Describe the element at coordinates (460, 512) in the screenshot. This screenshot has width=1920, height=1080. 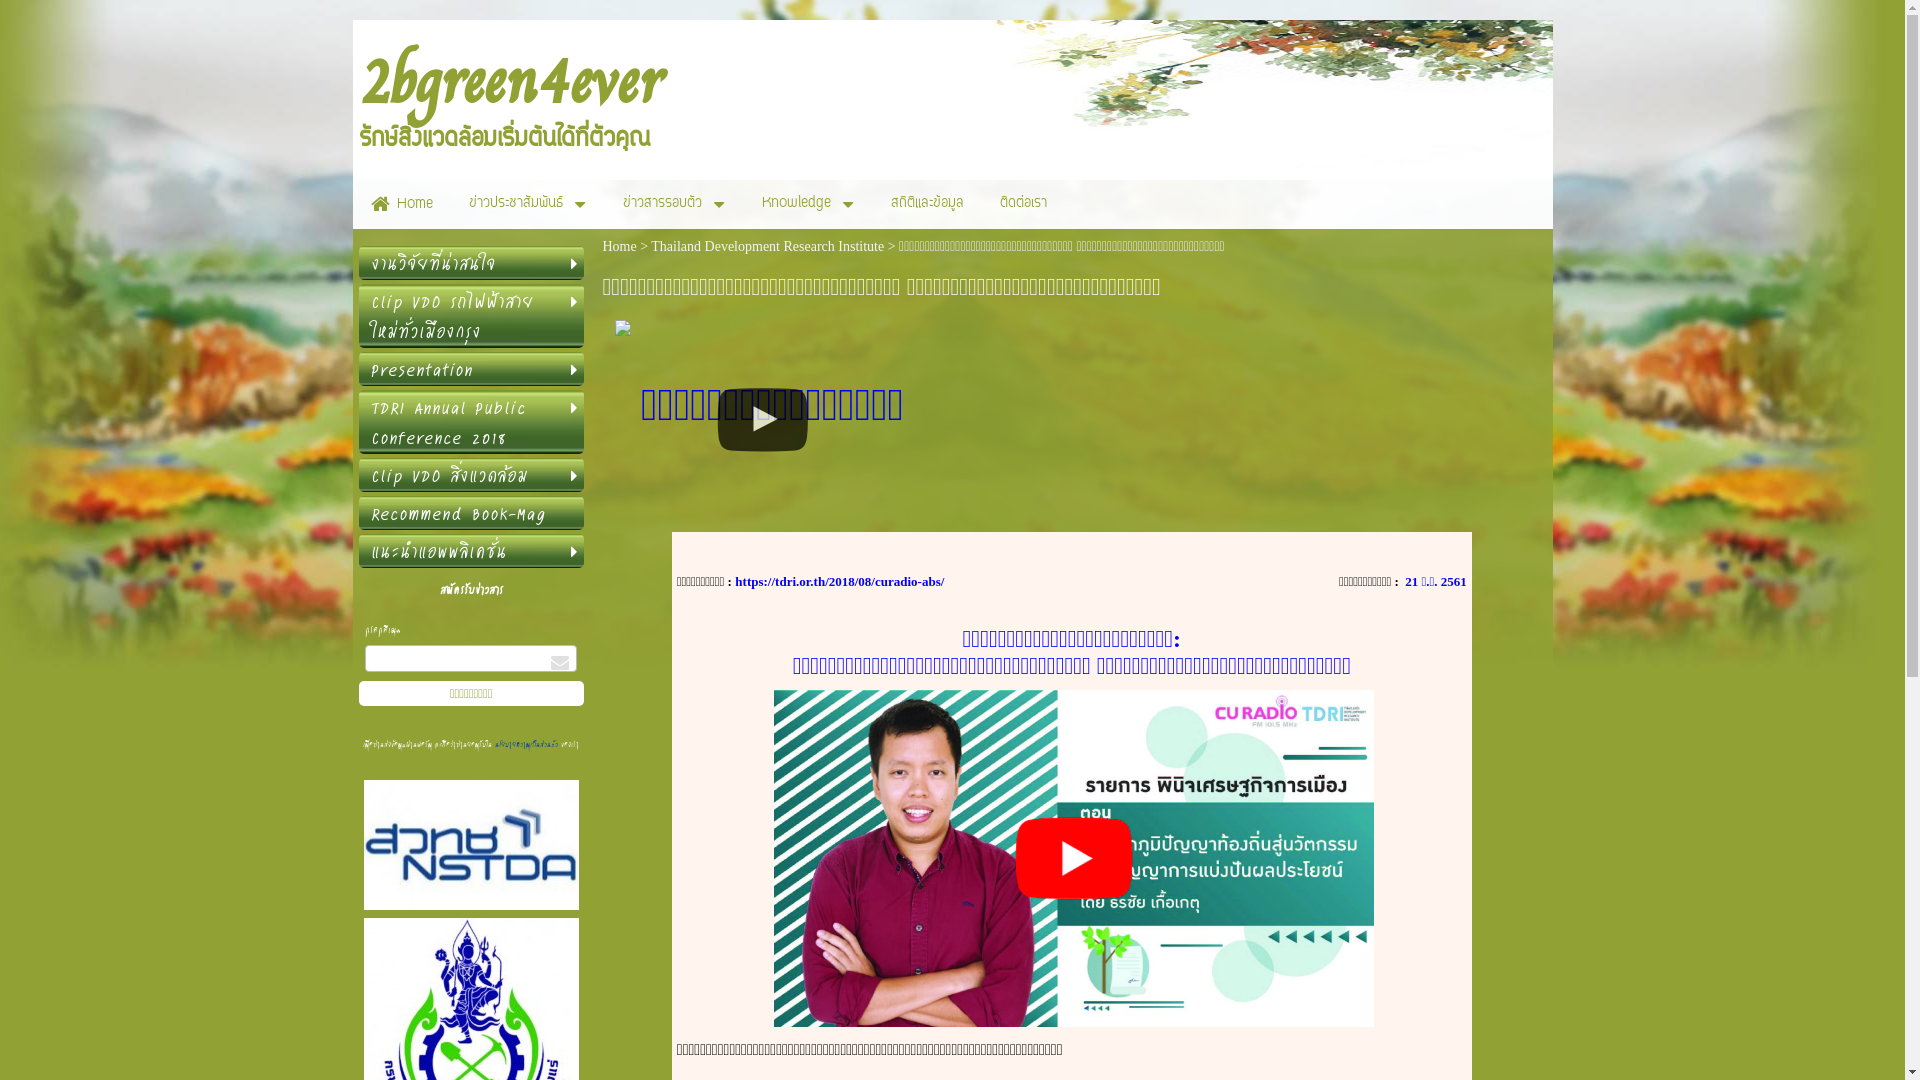
I see `'Recommend Book-Mag'` at that location.